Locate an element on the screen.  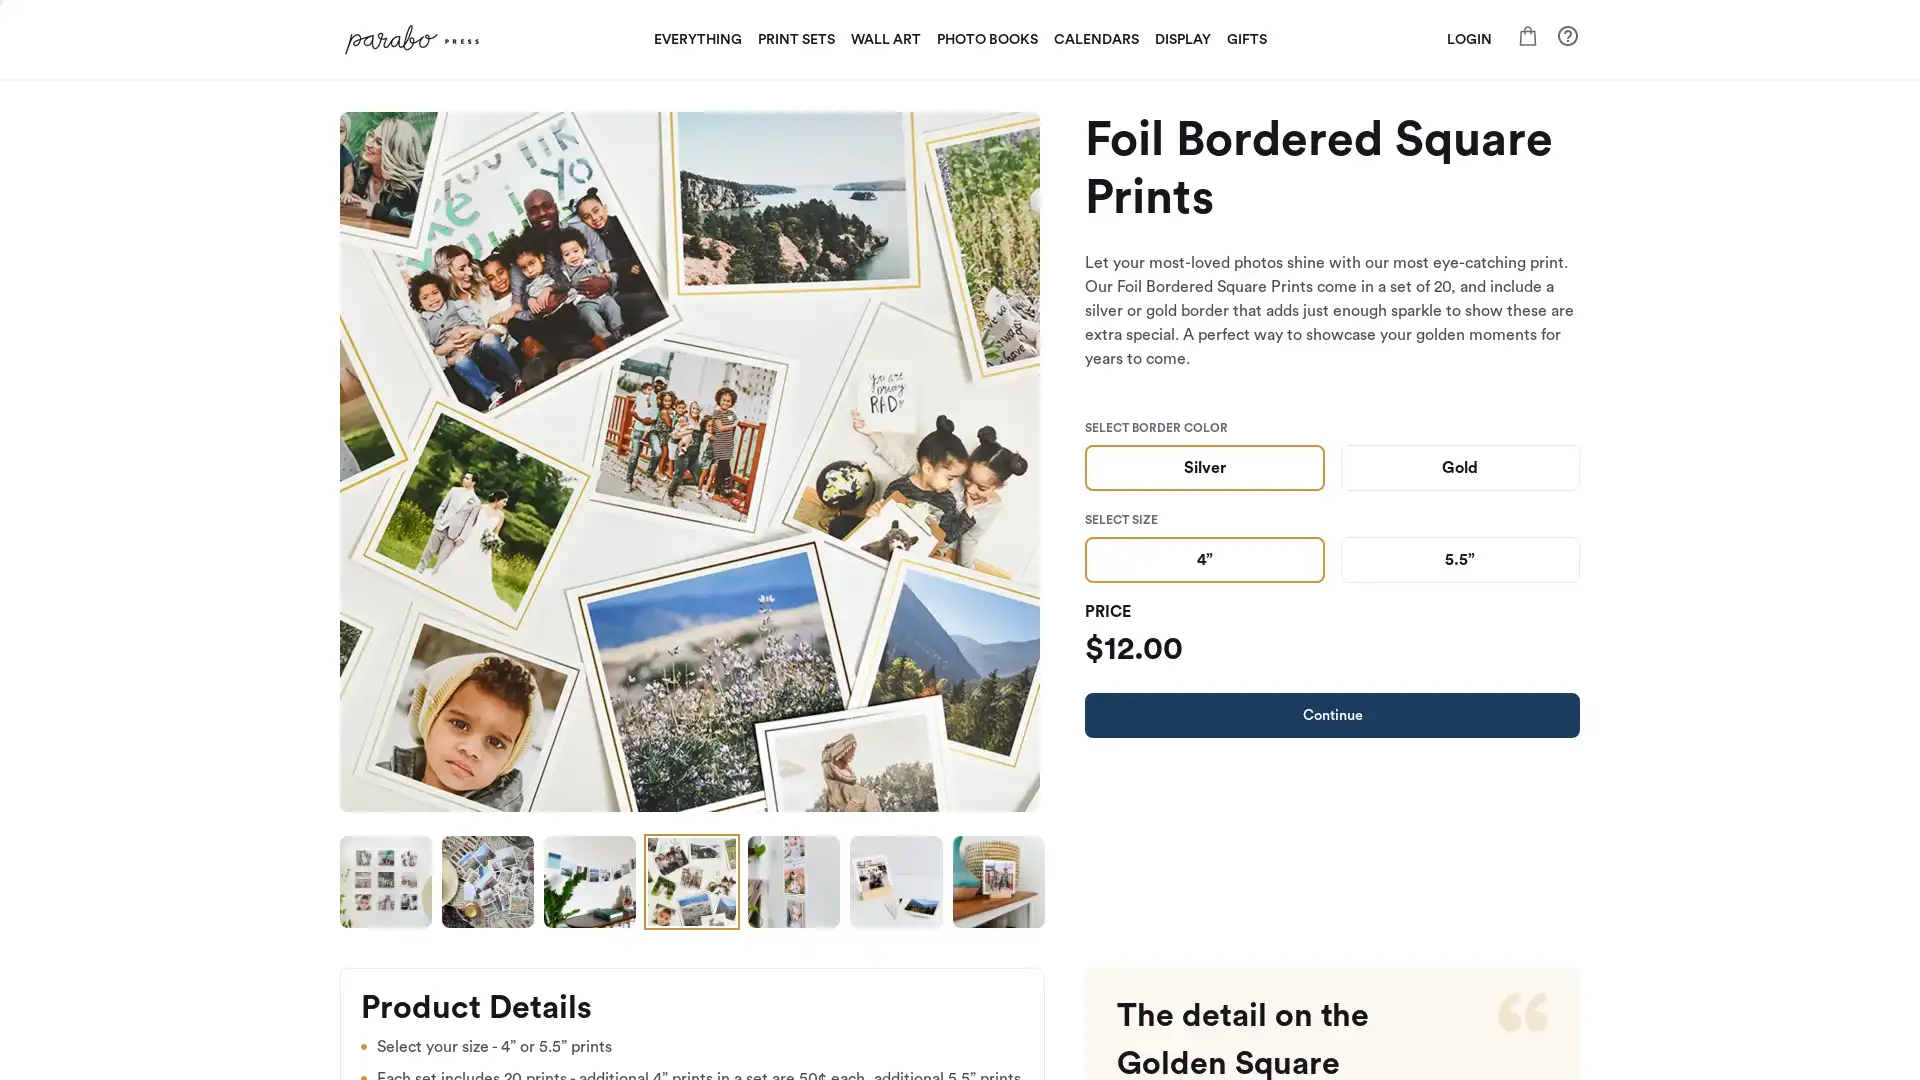
slide dot is located at coordinates (998, 881).